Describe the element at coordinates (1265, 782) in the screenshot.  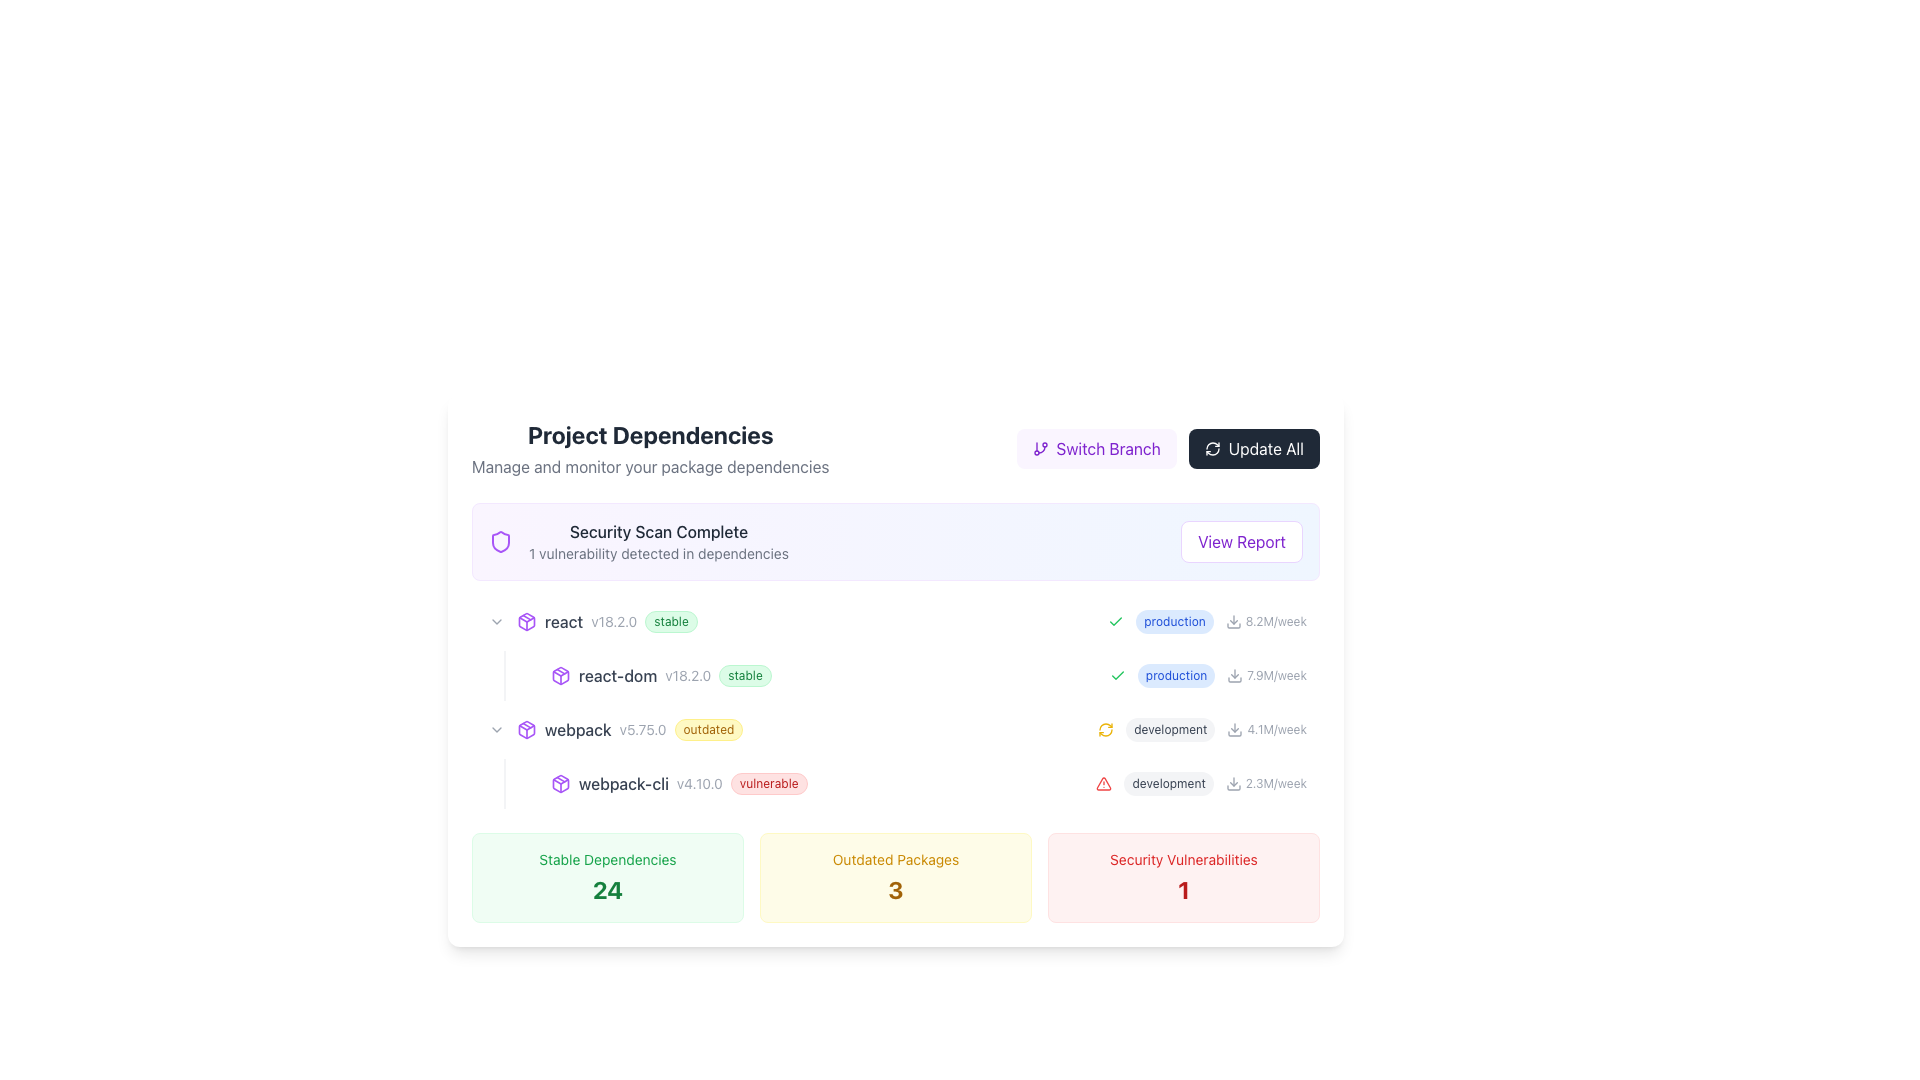
I see `the text element displaying '2.3M/week' with an adjacent download icon, located in the 'development' category row, to read the text` at that location.